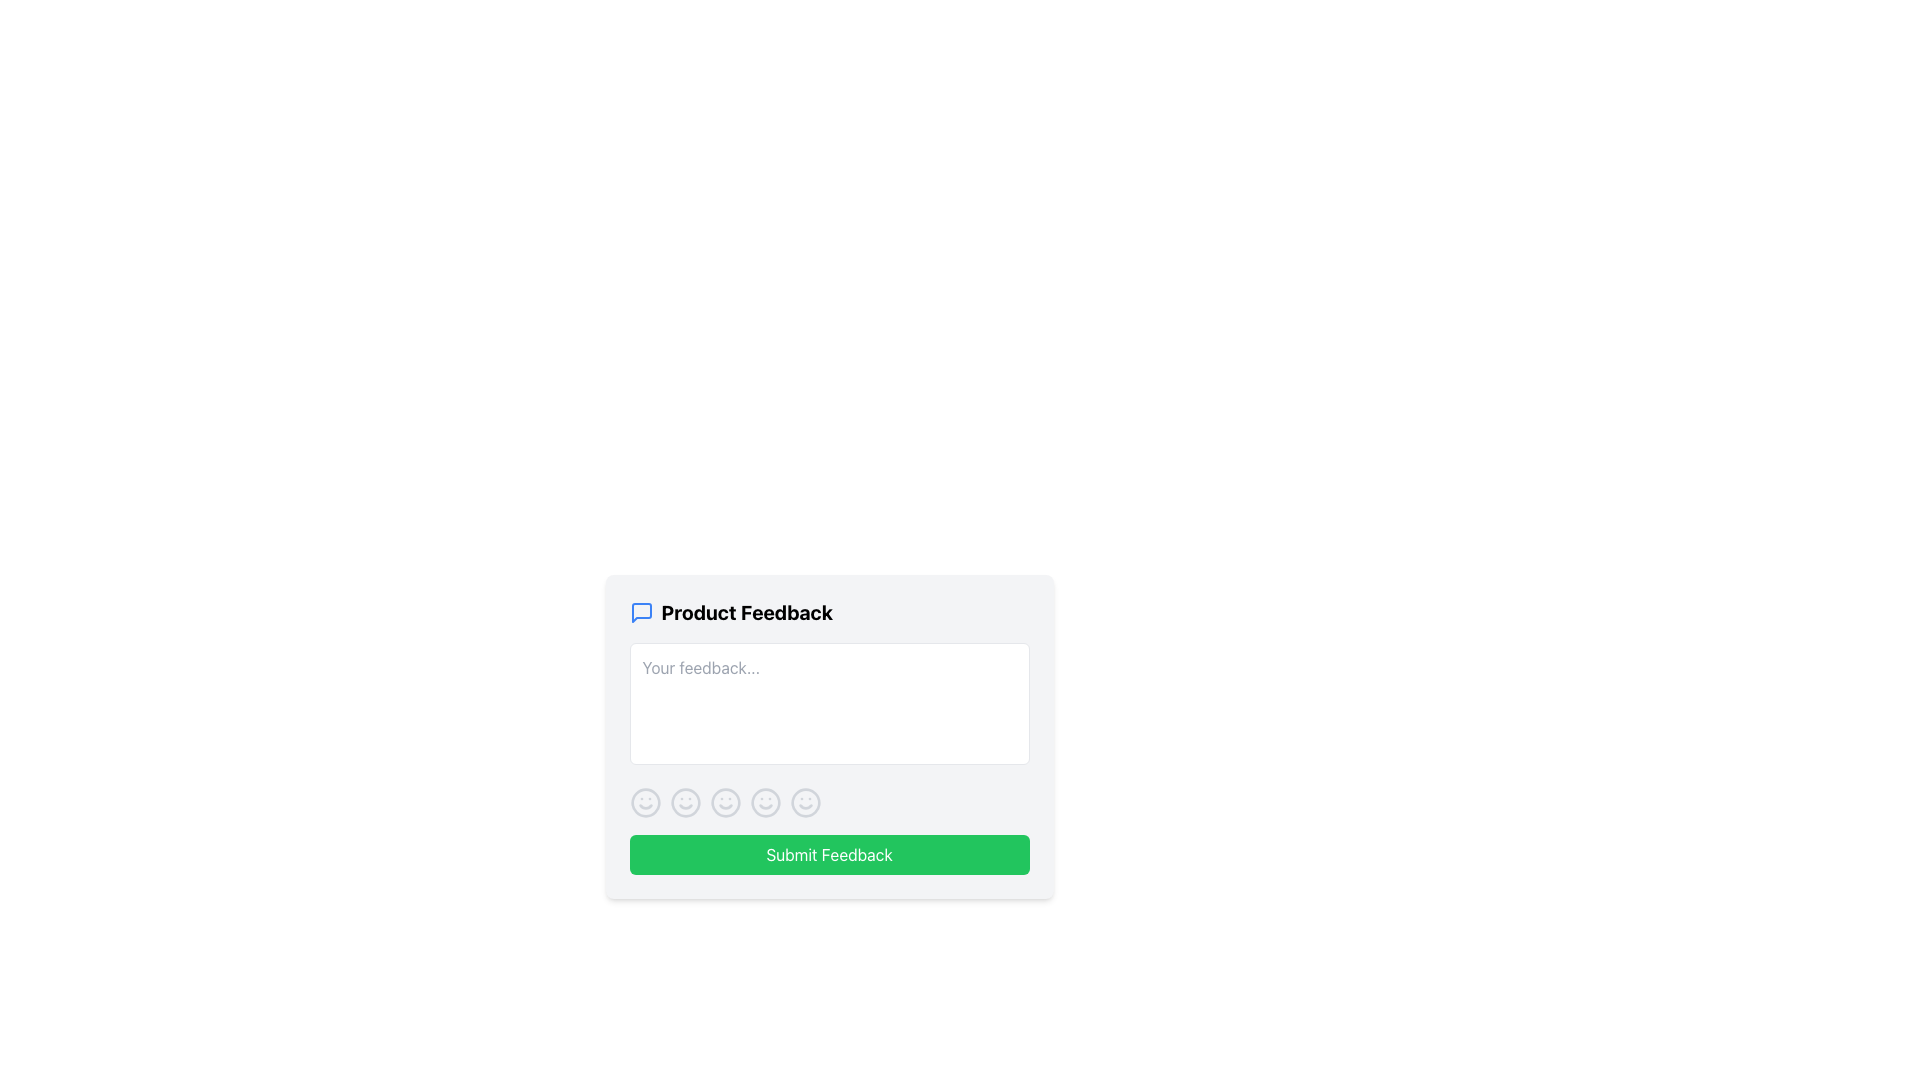 The width and height of the screenshot is (1920, 1080). Describe the element at coordinates (805, 801) in the screenshot. I see `on the rightmost smiley face icon in the feedback form, which is part of the rating system located above the 'Submit Feedback' button` at that location.